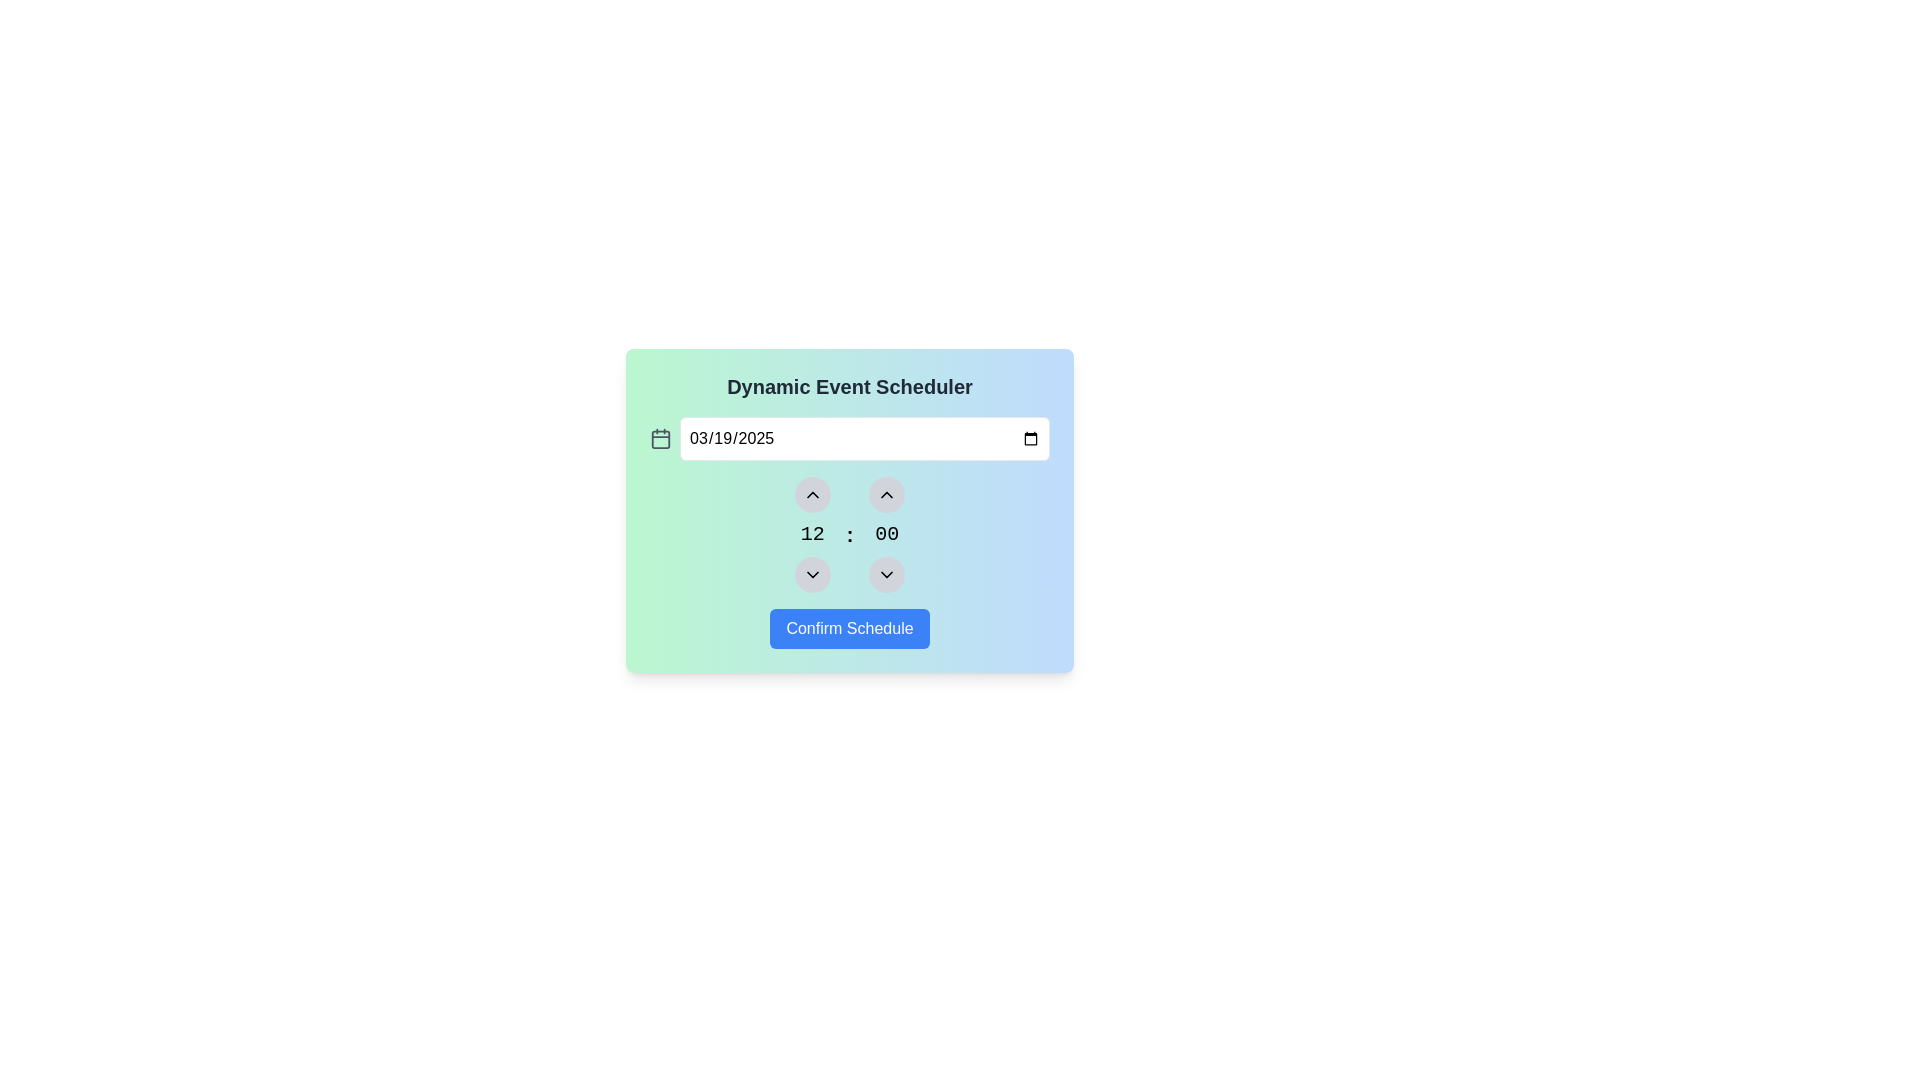 The width and height of the screenshot is (1920, 1080). Describe the element at coordinates (849, 438) in the screenshot. I see `a date from the dropdown calendar in the date input field located below the title 'Dynamic Event Scheduler'` at that location.